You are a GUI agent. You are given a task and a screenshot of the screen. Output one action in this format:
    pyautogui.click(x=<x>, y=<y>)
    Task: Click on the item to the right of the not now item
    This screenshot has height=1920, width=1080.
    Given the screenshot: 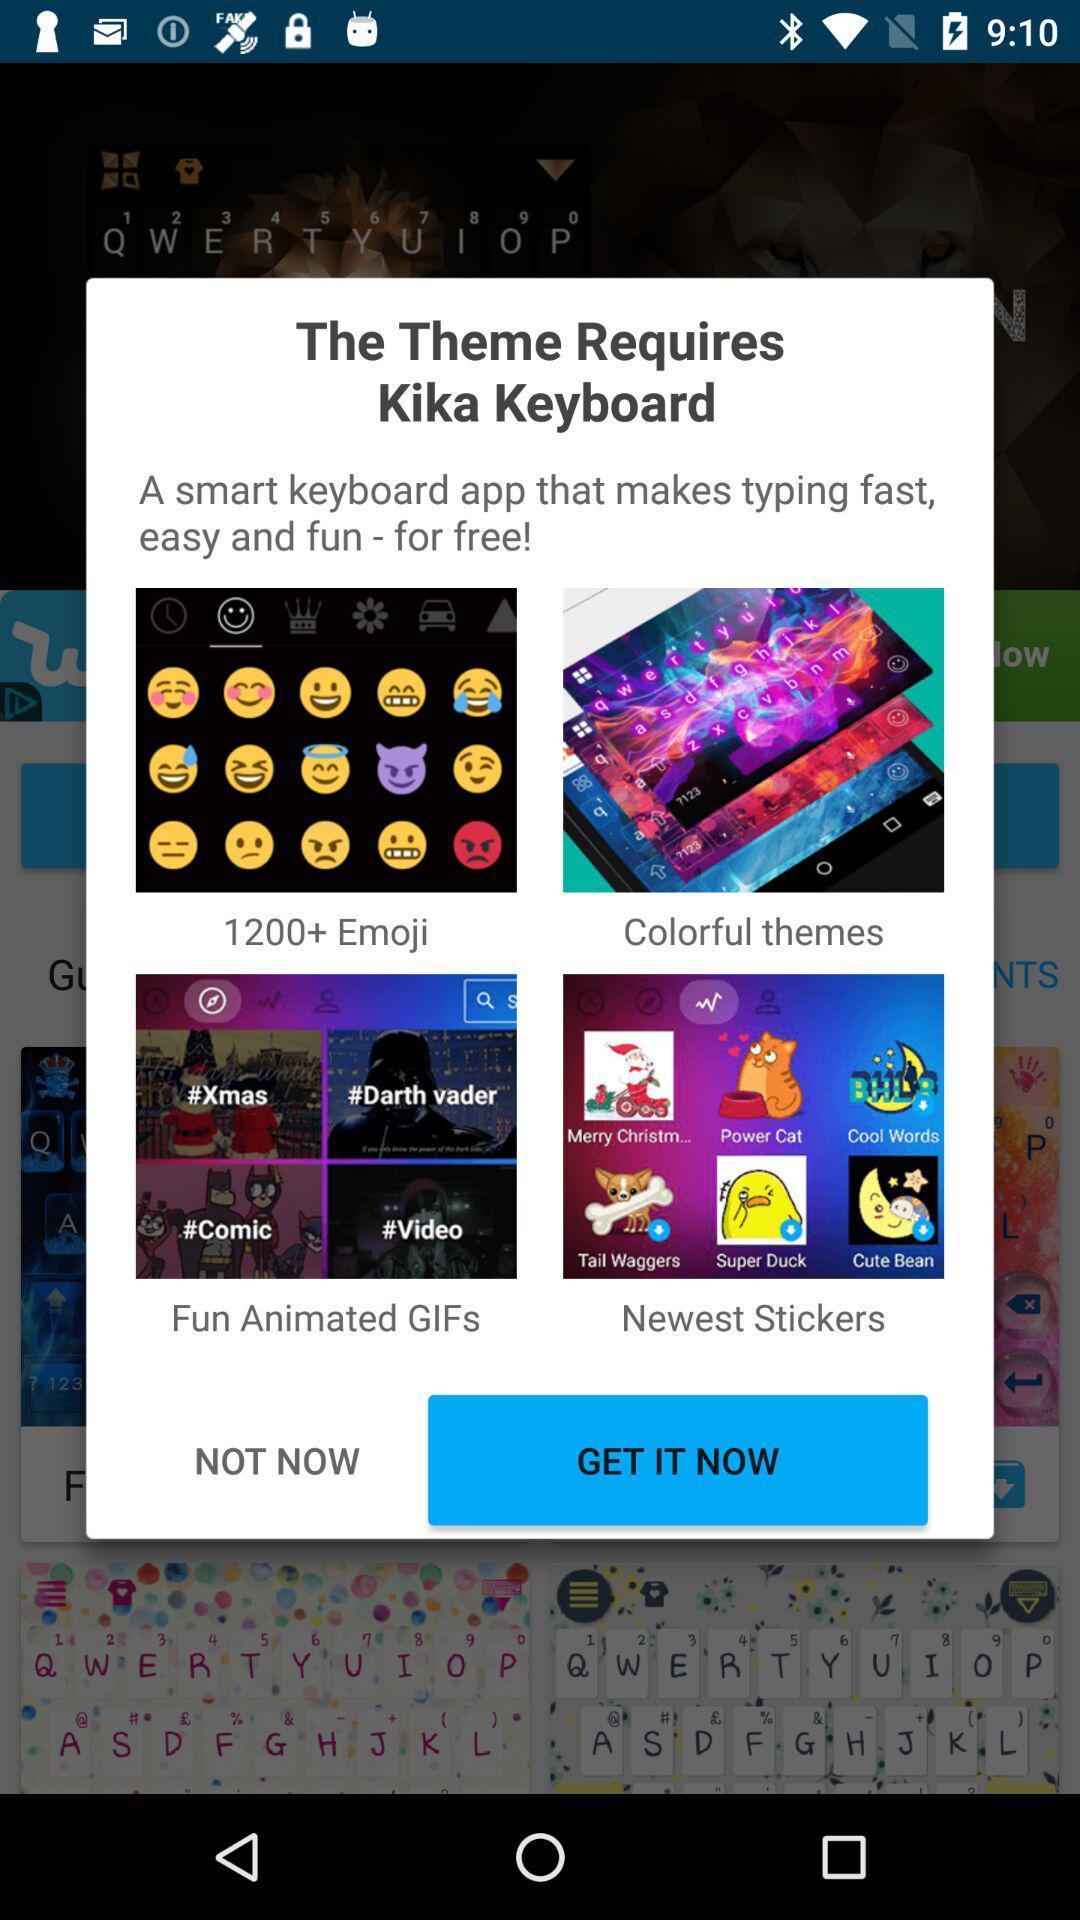 What is the action you would take?
    pyautogui.click(x=677, y=1460)
    